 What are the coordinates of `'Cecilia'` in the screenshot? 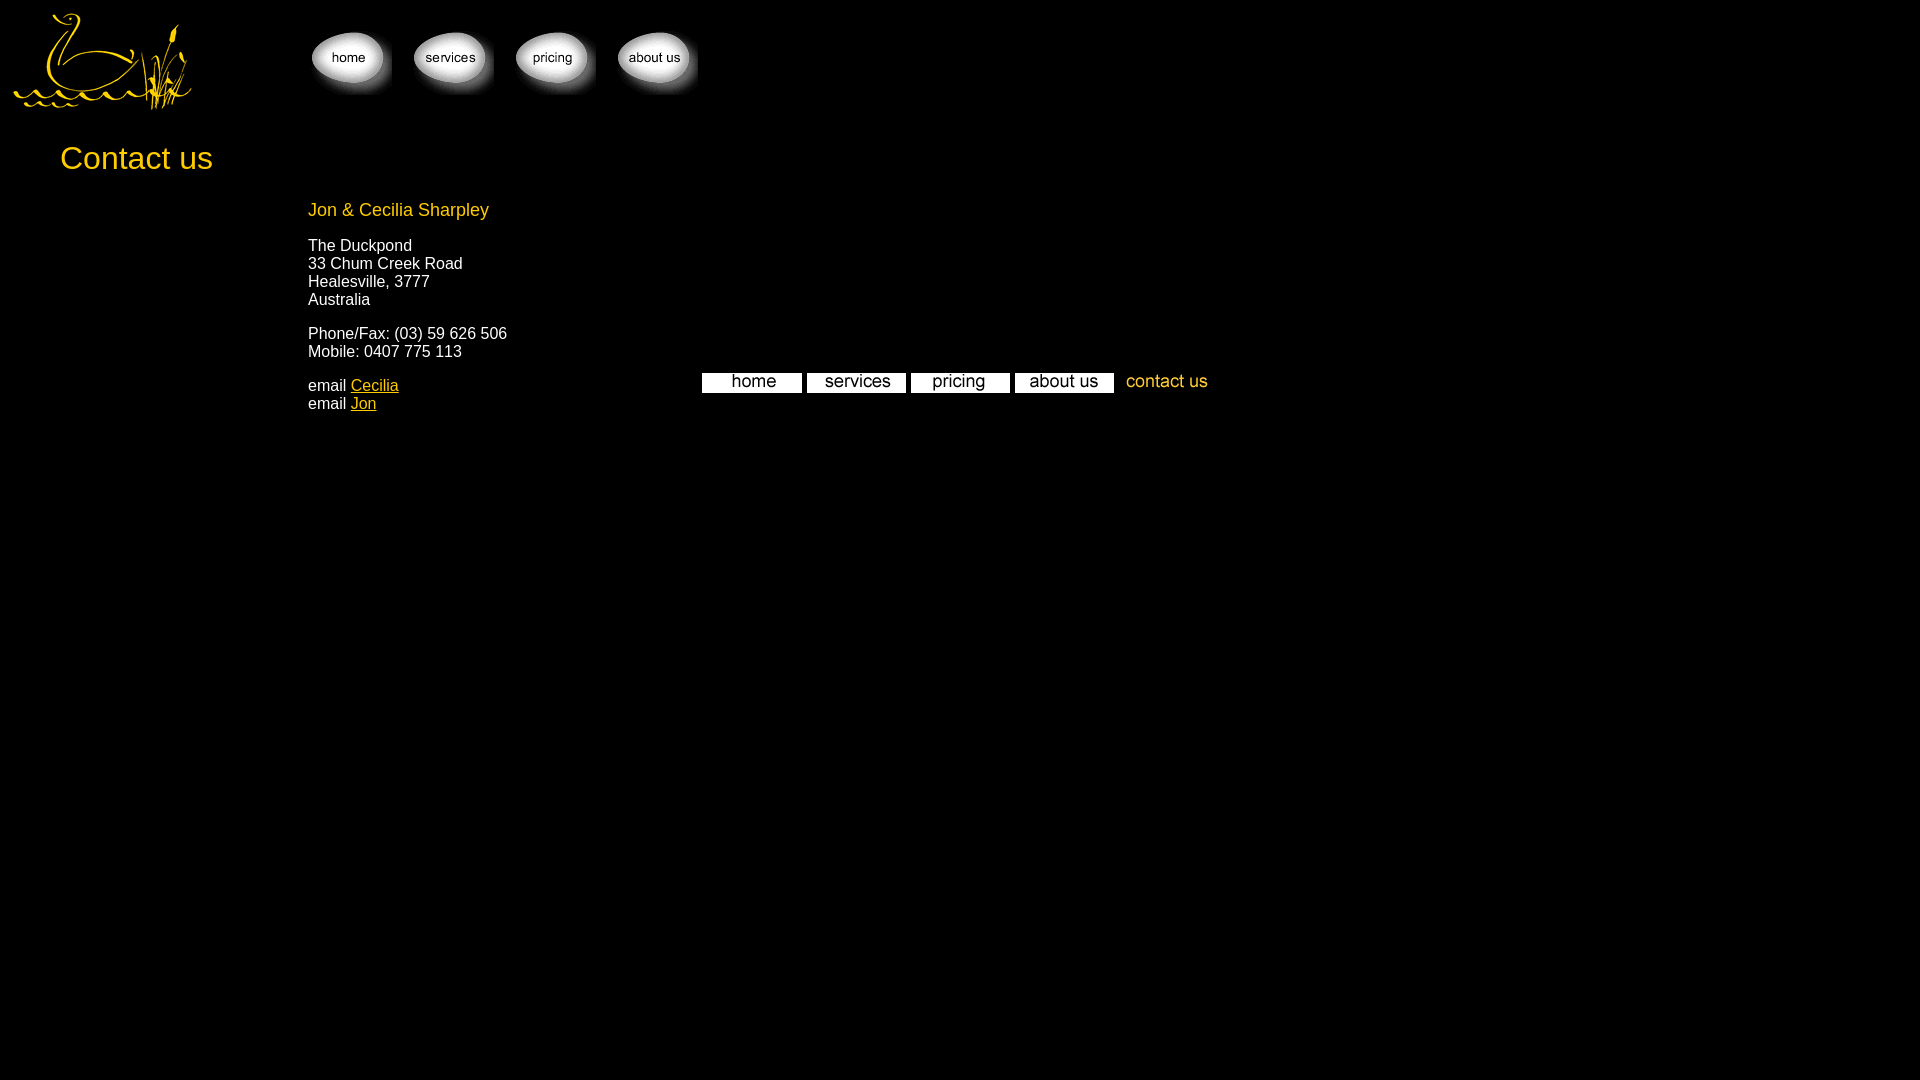 It's located at (374, 385).